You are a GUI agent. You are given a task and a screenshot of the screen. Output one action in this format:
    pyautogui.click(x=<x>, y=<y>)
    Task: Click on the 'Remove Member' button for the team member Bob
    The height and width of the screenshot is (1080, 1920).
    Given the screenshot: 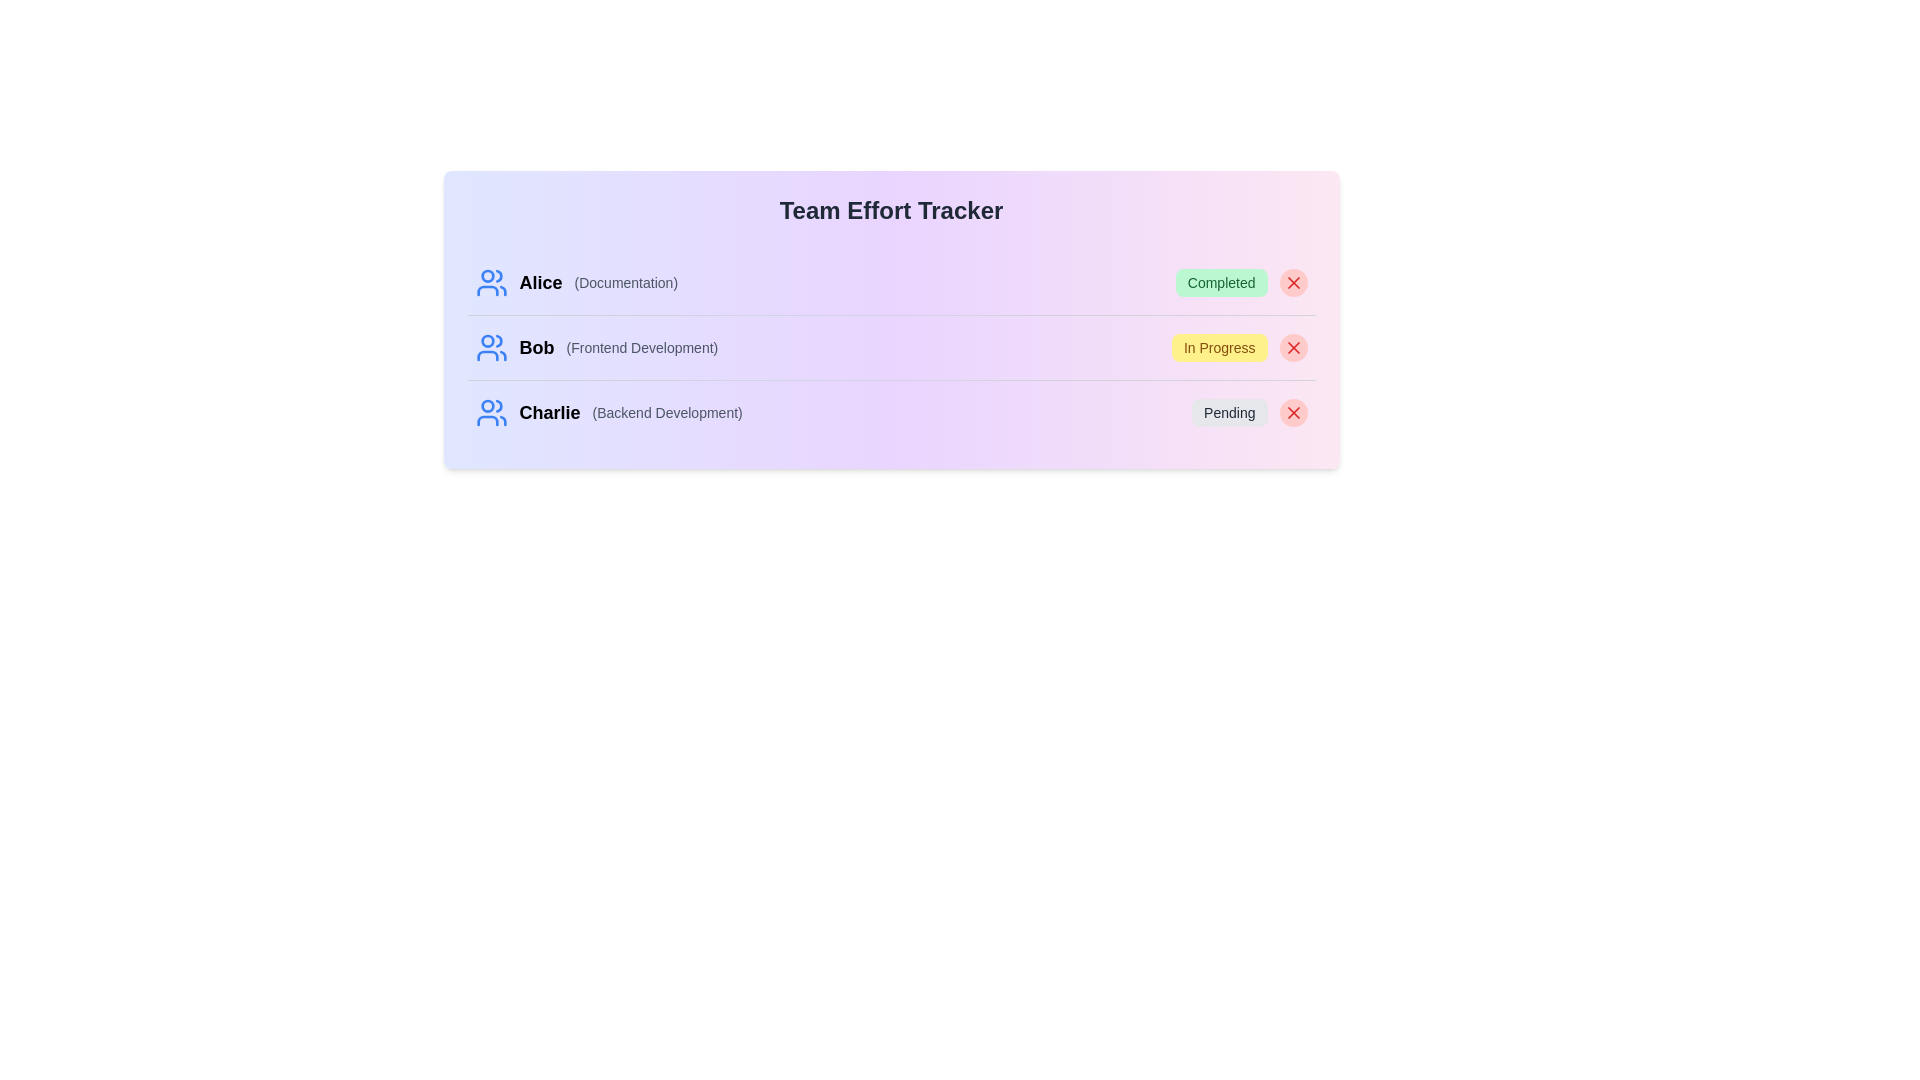 What is the action you would take?
    pyautogui.click(x=1293, y=346)
    